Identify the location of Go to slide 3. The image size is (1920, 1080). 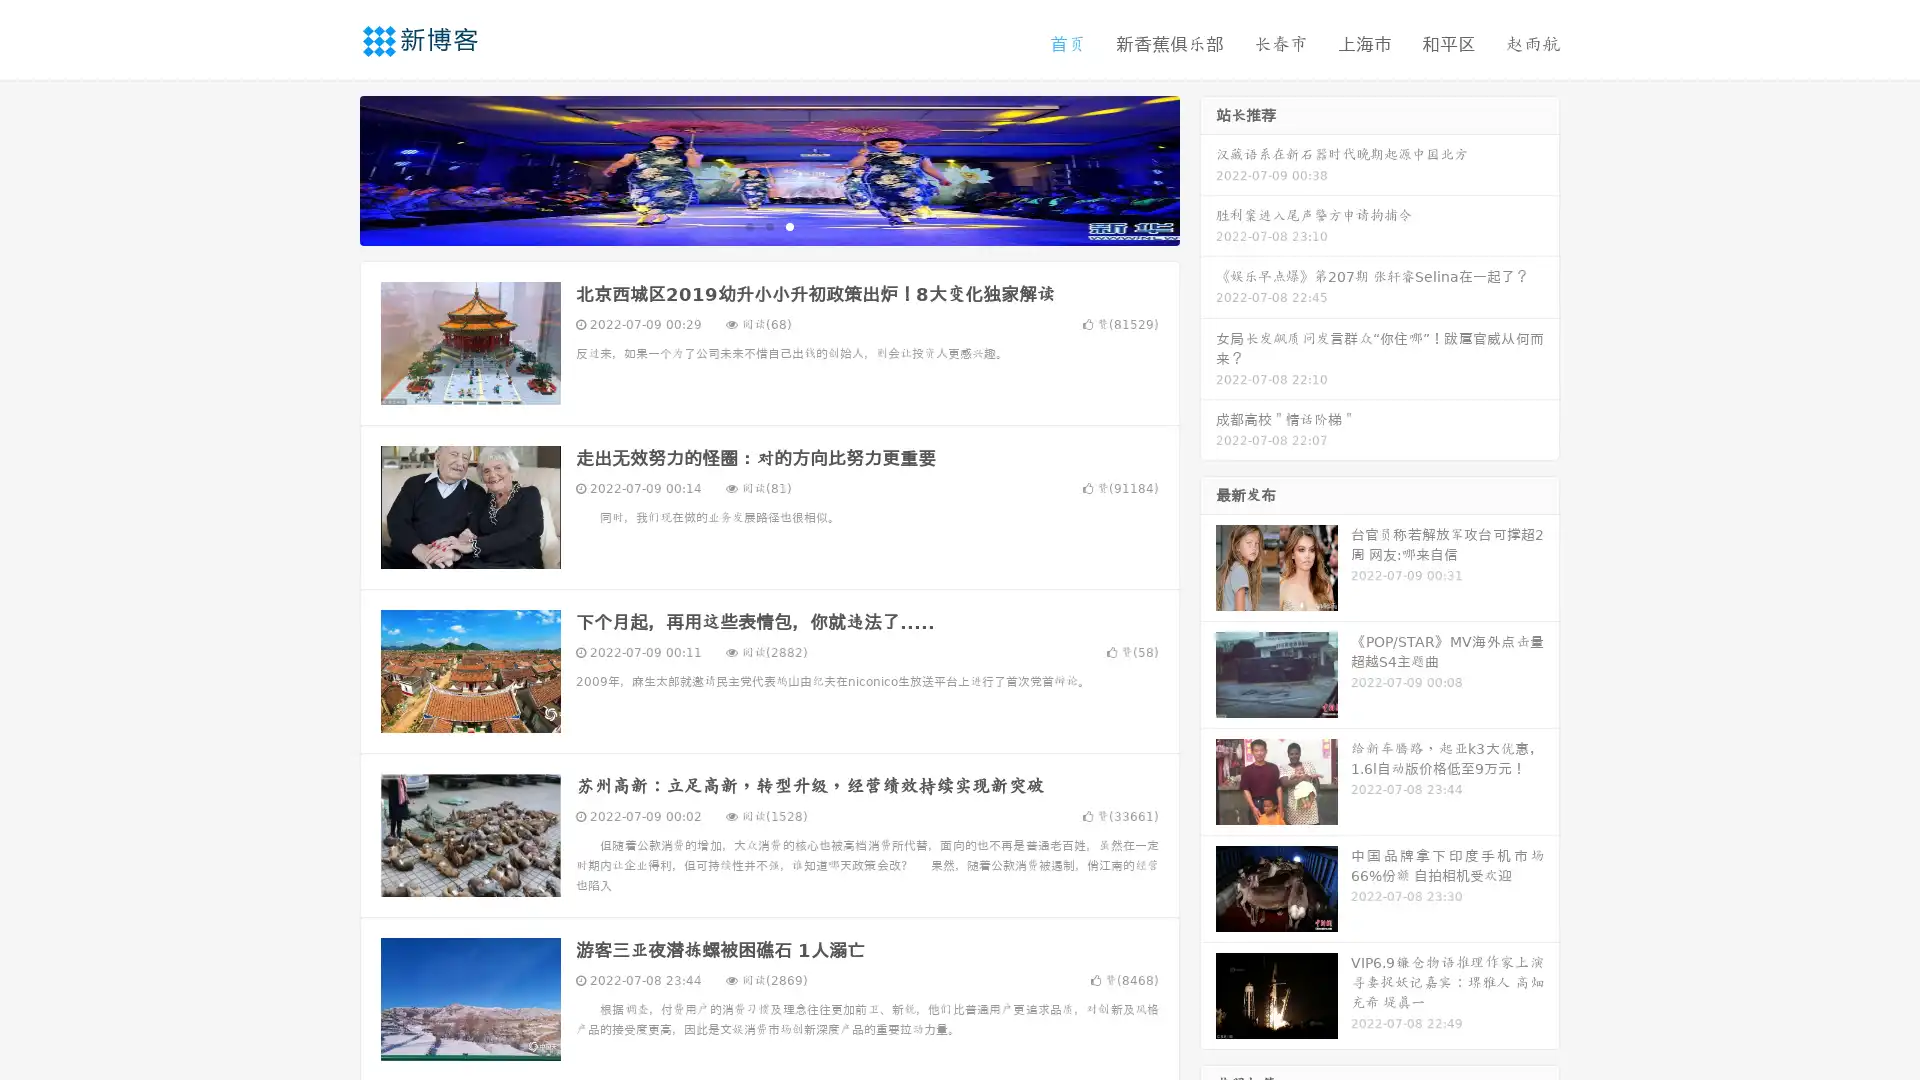
(789, 225).